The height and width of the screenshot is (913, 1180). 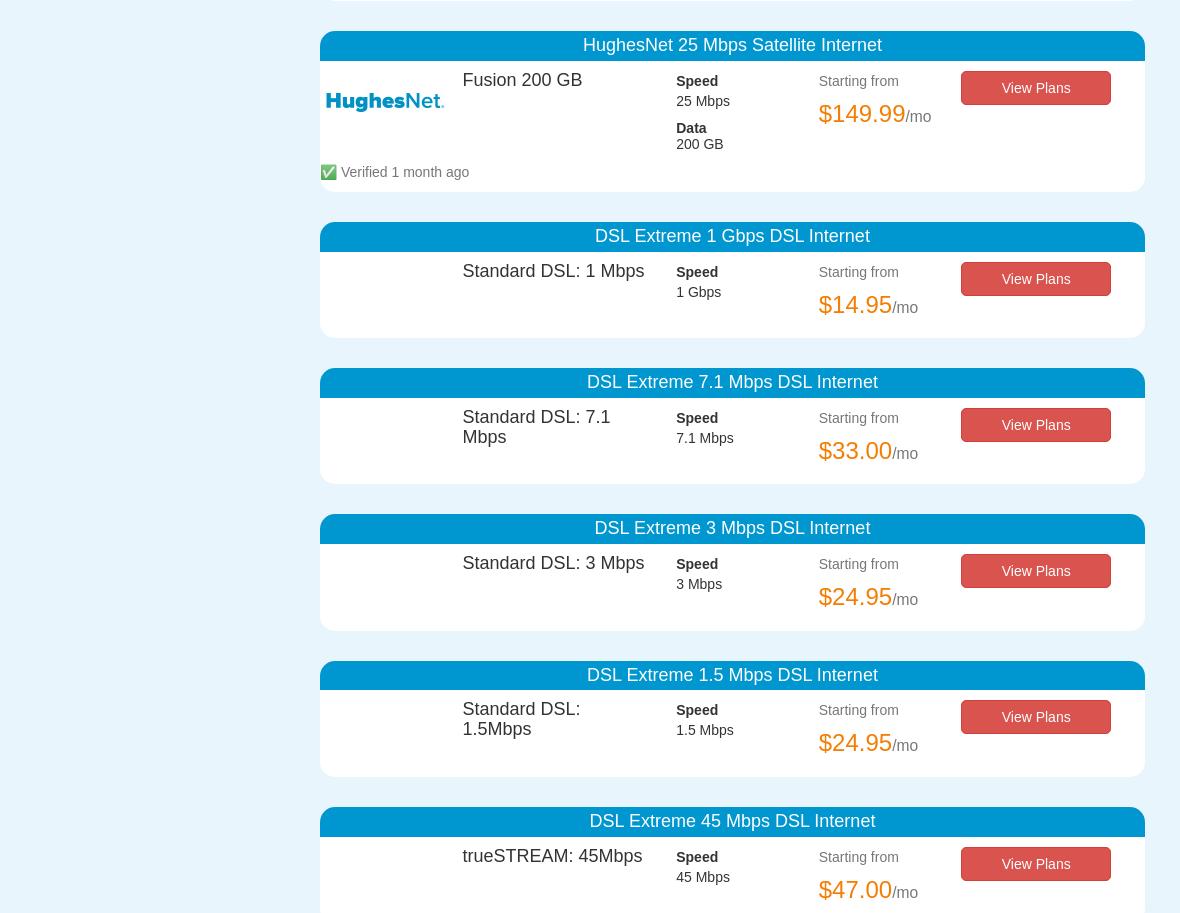 What do you see at coordinates (589, 818) in the screenshot?
I see `'DSL Extreme 45 Mbps DSL Internet'` at bounding box center [589, 818].